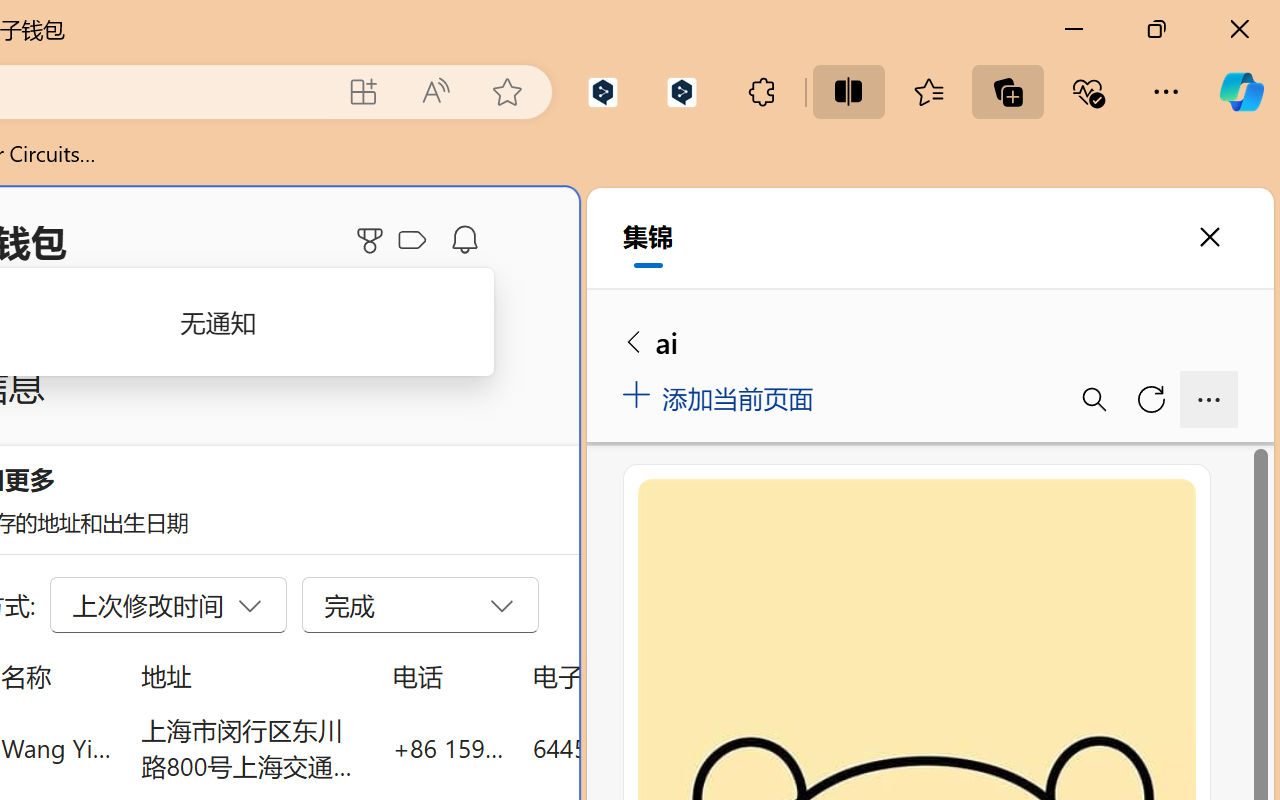  What do you see at coordinates (644, 747) in the screenshot?
I see `'644553698@qq.com'` at bounding box center [644, 747].